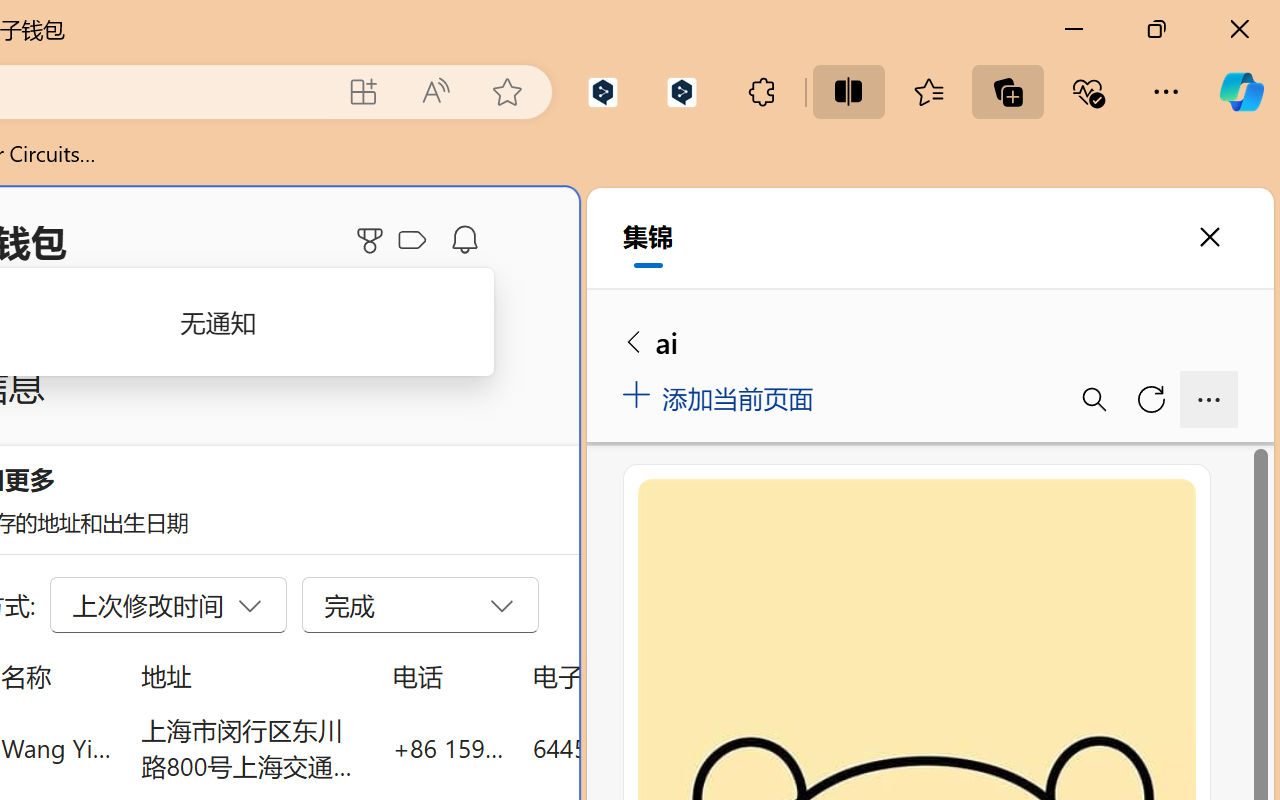  What do you see at coordinates (644, 747) in the screenshot?
I see `'644553698@qq.com'` at bounding box center [644, 747].